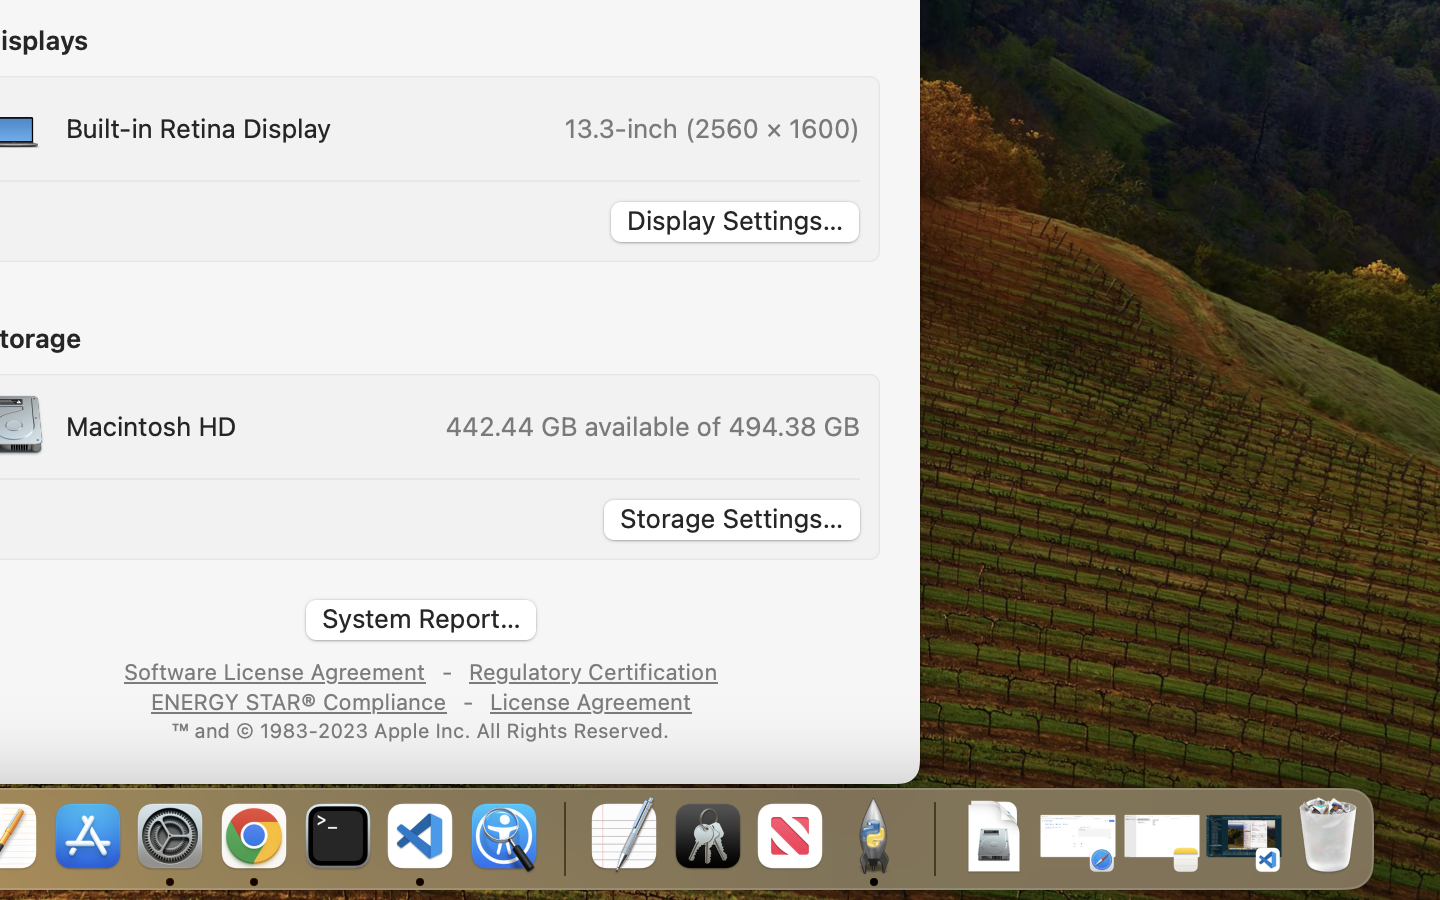 The width and height of the screenshot is (1440, 900). What do you see at coordinates (650, 425) in the screenshot?
I see `'442.44 GB available of 494.38 GB'` at bounding box center [650, 425].